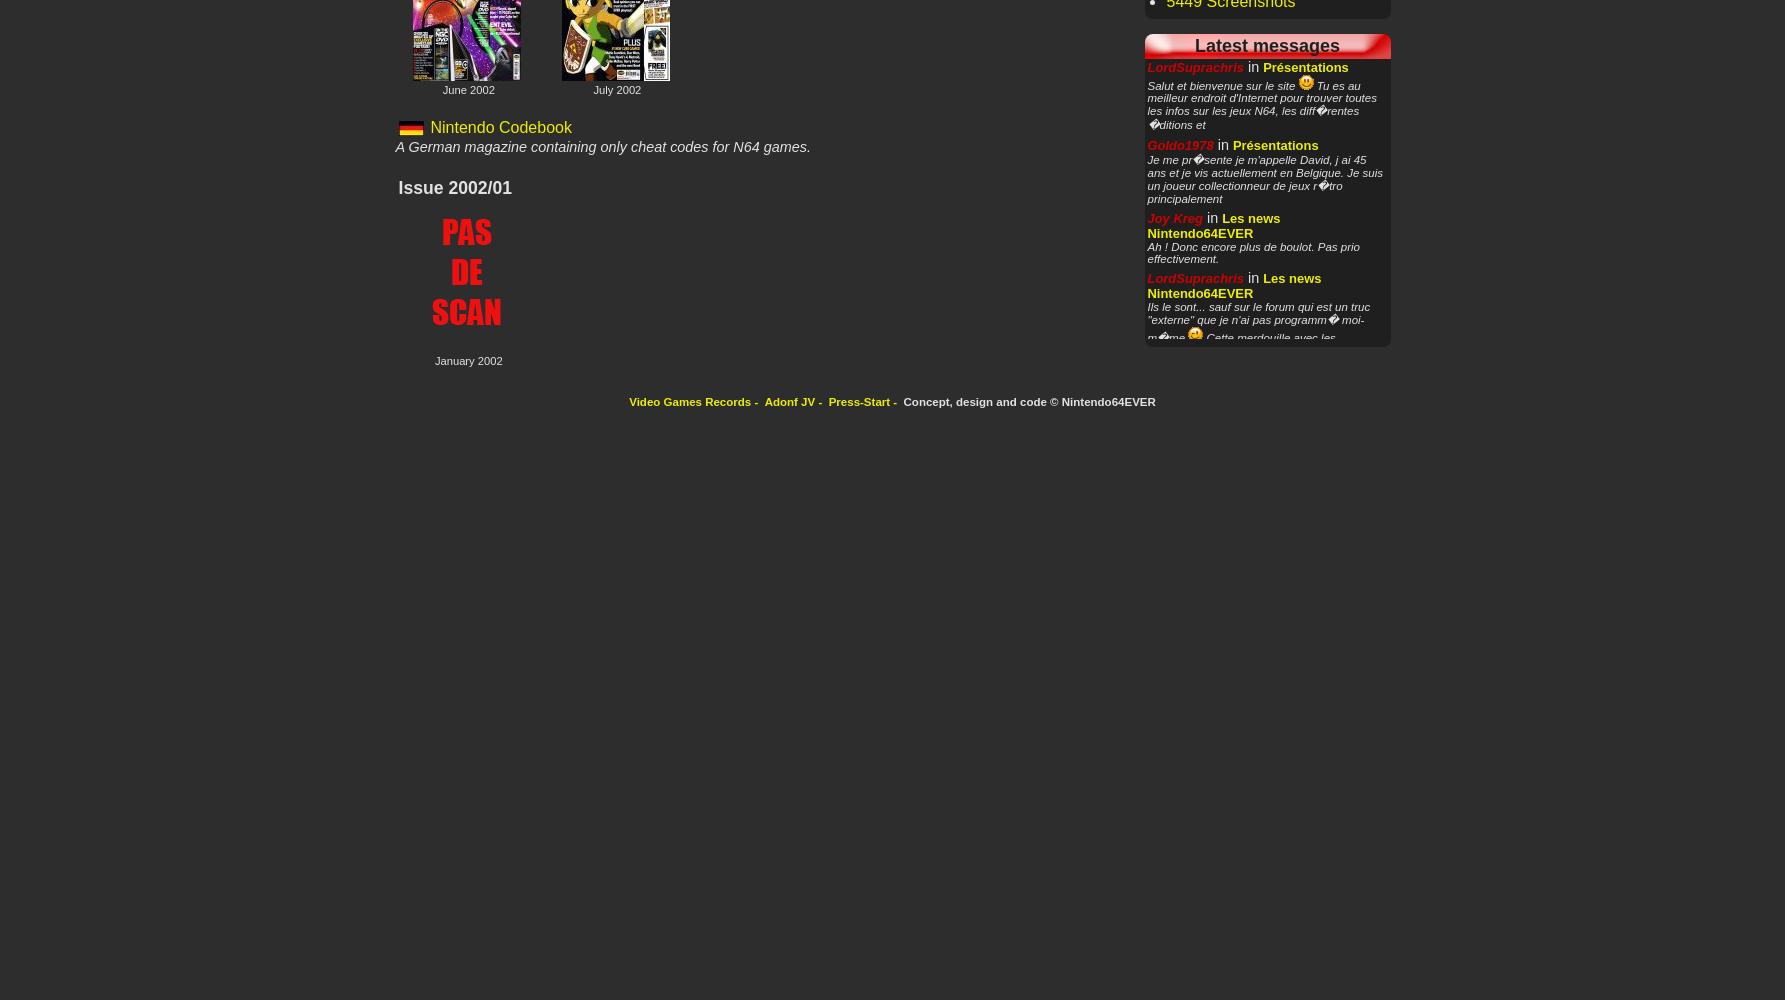  Describe the element at coordinates (602, 147) in the screenshot. I see `'A German magazine containing only cheat codes for N64 games.'` at that location.